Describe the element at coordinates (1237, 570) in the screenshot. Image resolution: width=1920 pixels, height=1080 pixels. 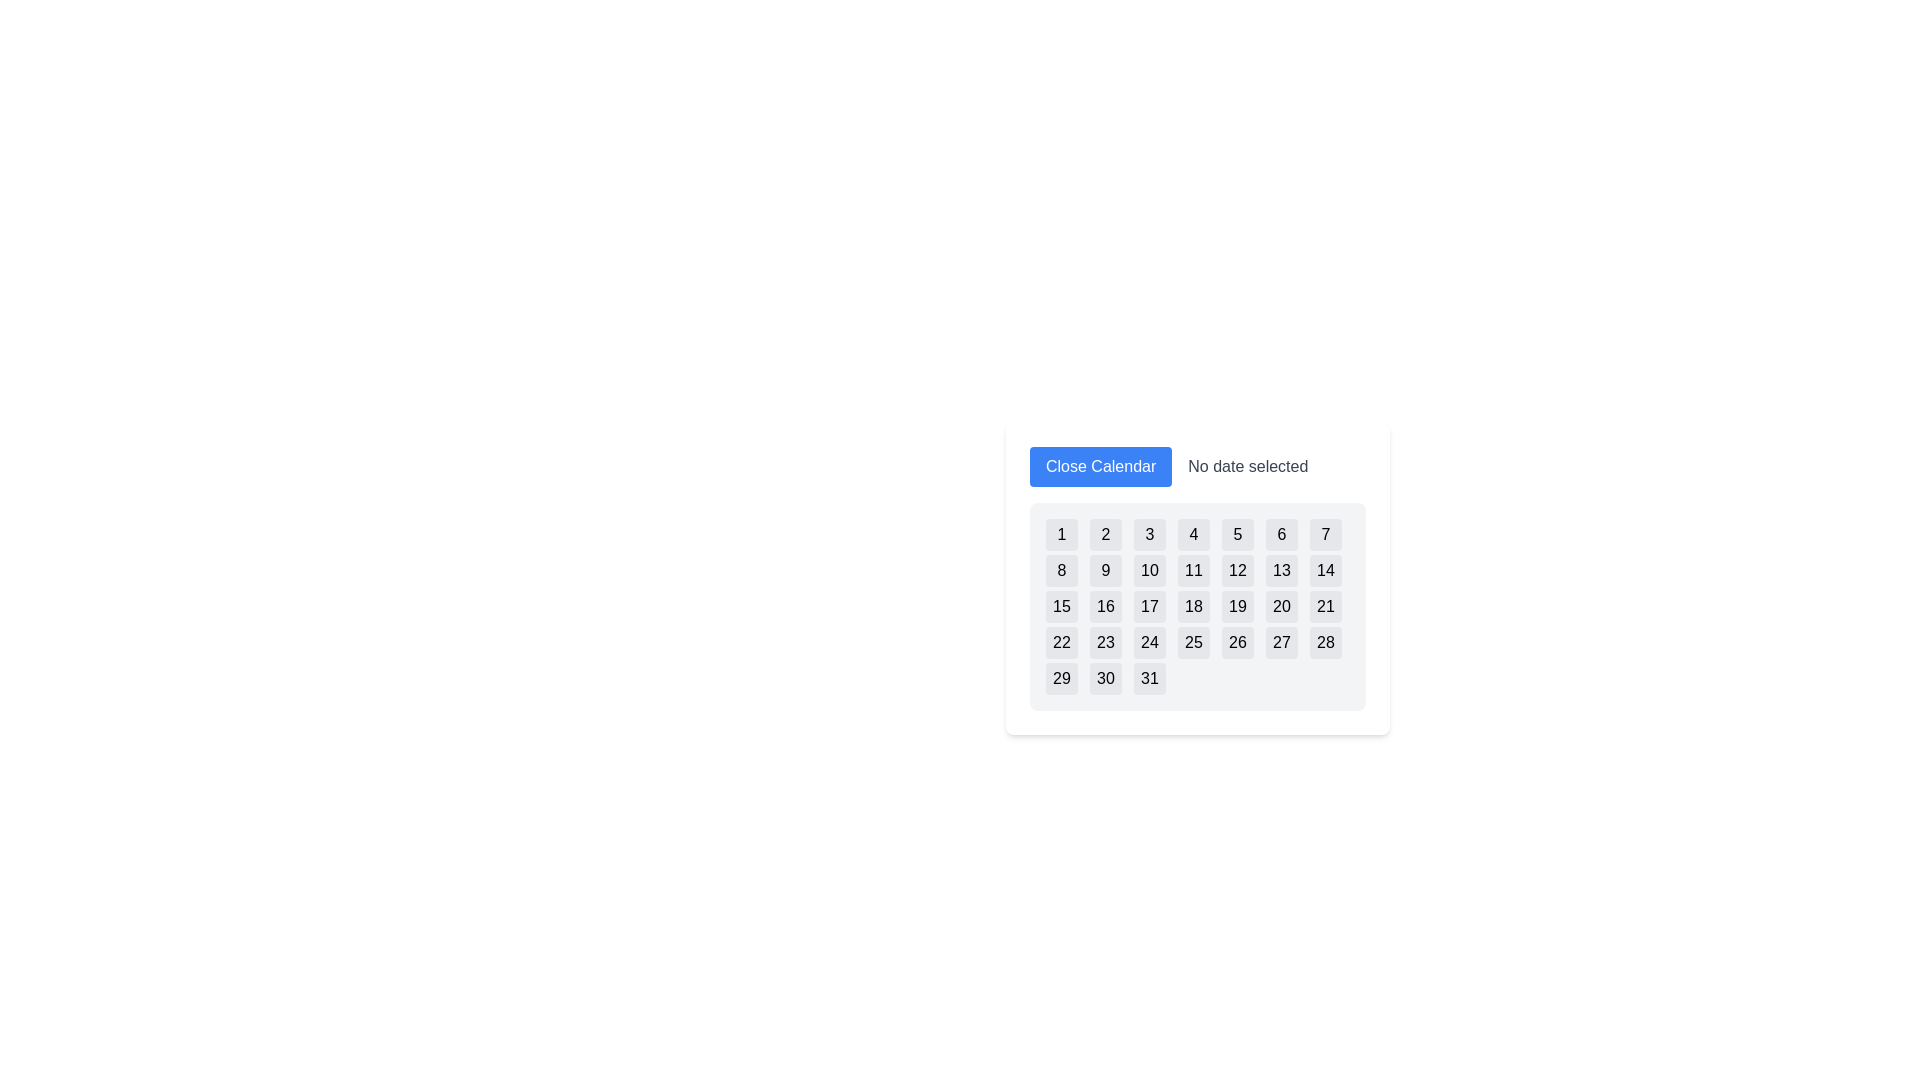
I see `the button labeled '12' in the calendar grid` at that location.